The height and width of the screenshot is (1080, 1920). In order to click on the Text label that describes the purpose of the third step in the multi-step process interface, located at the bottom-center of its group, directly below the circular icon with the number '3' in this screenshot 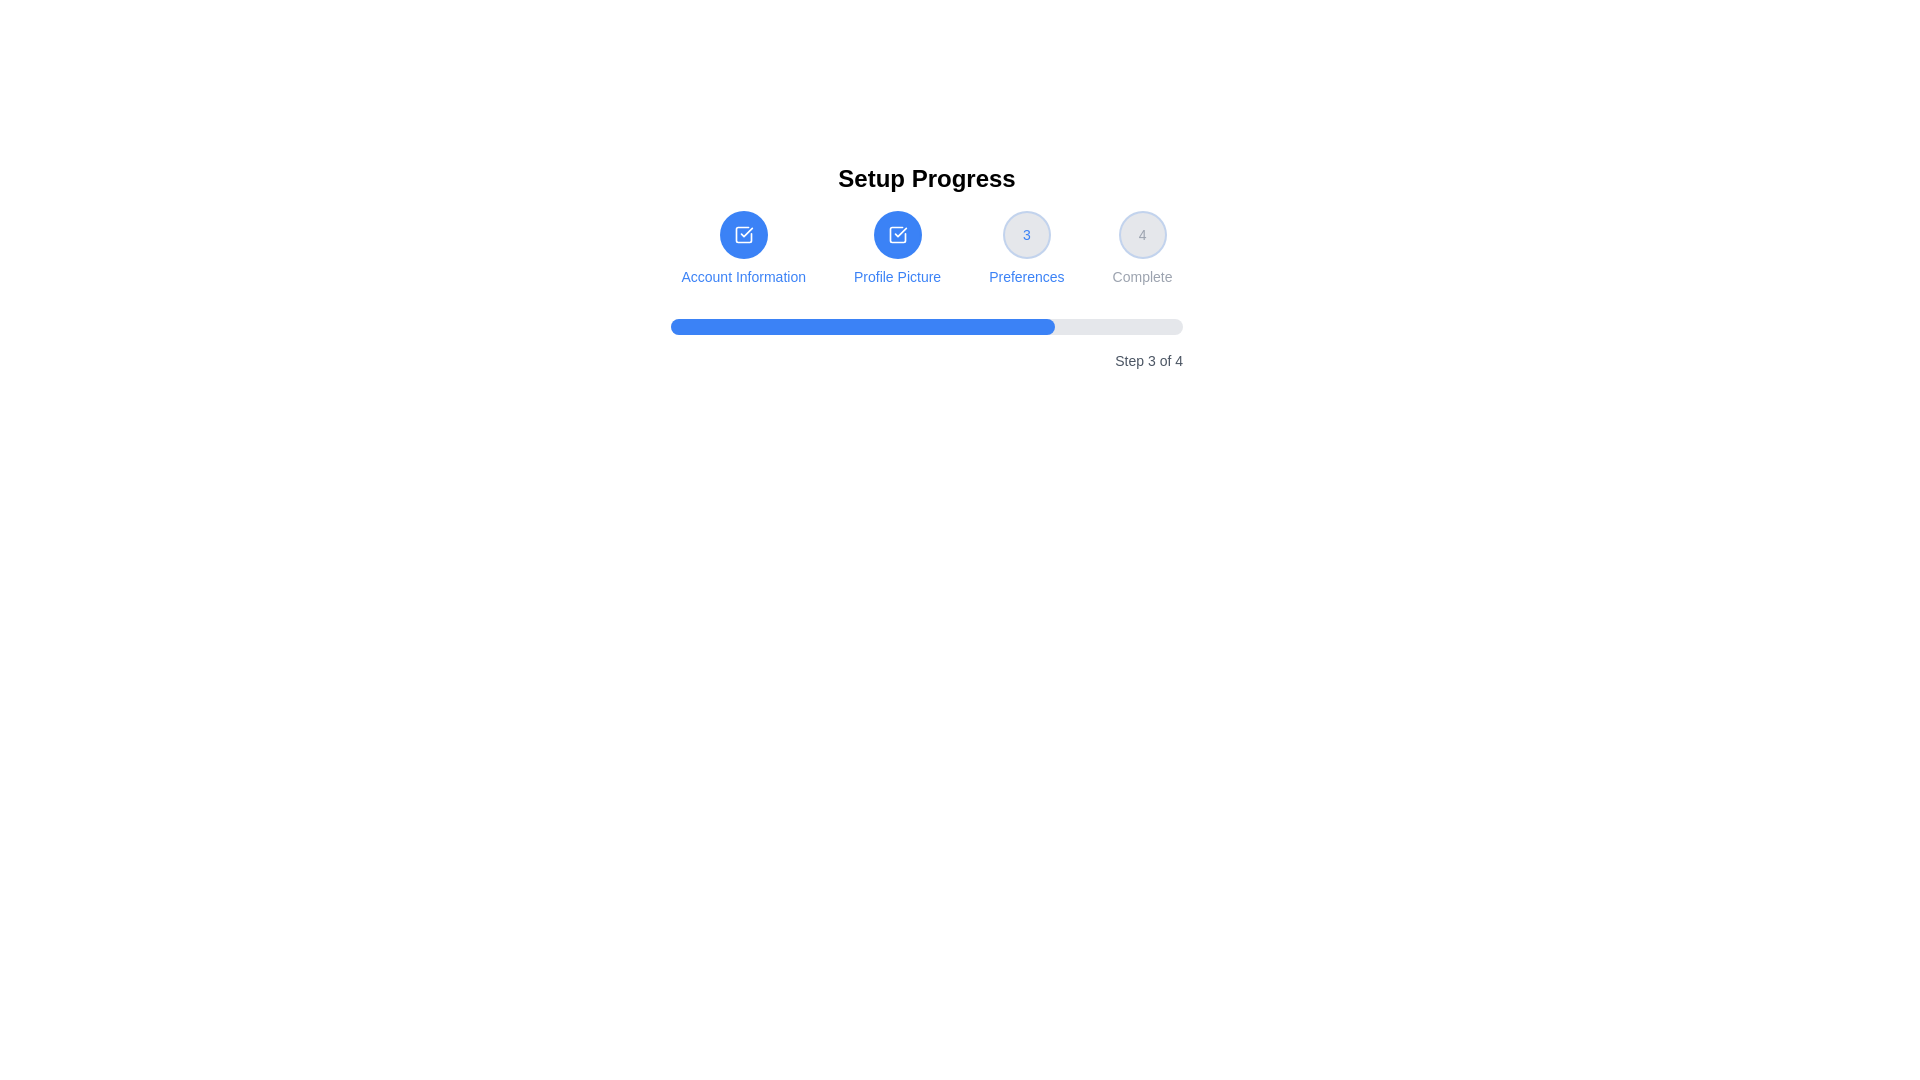, I will do `click(1026, 277)`.